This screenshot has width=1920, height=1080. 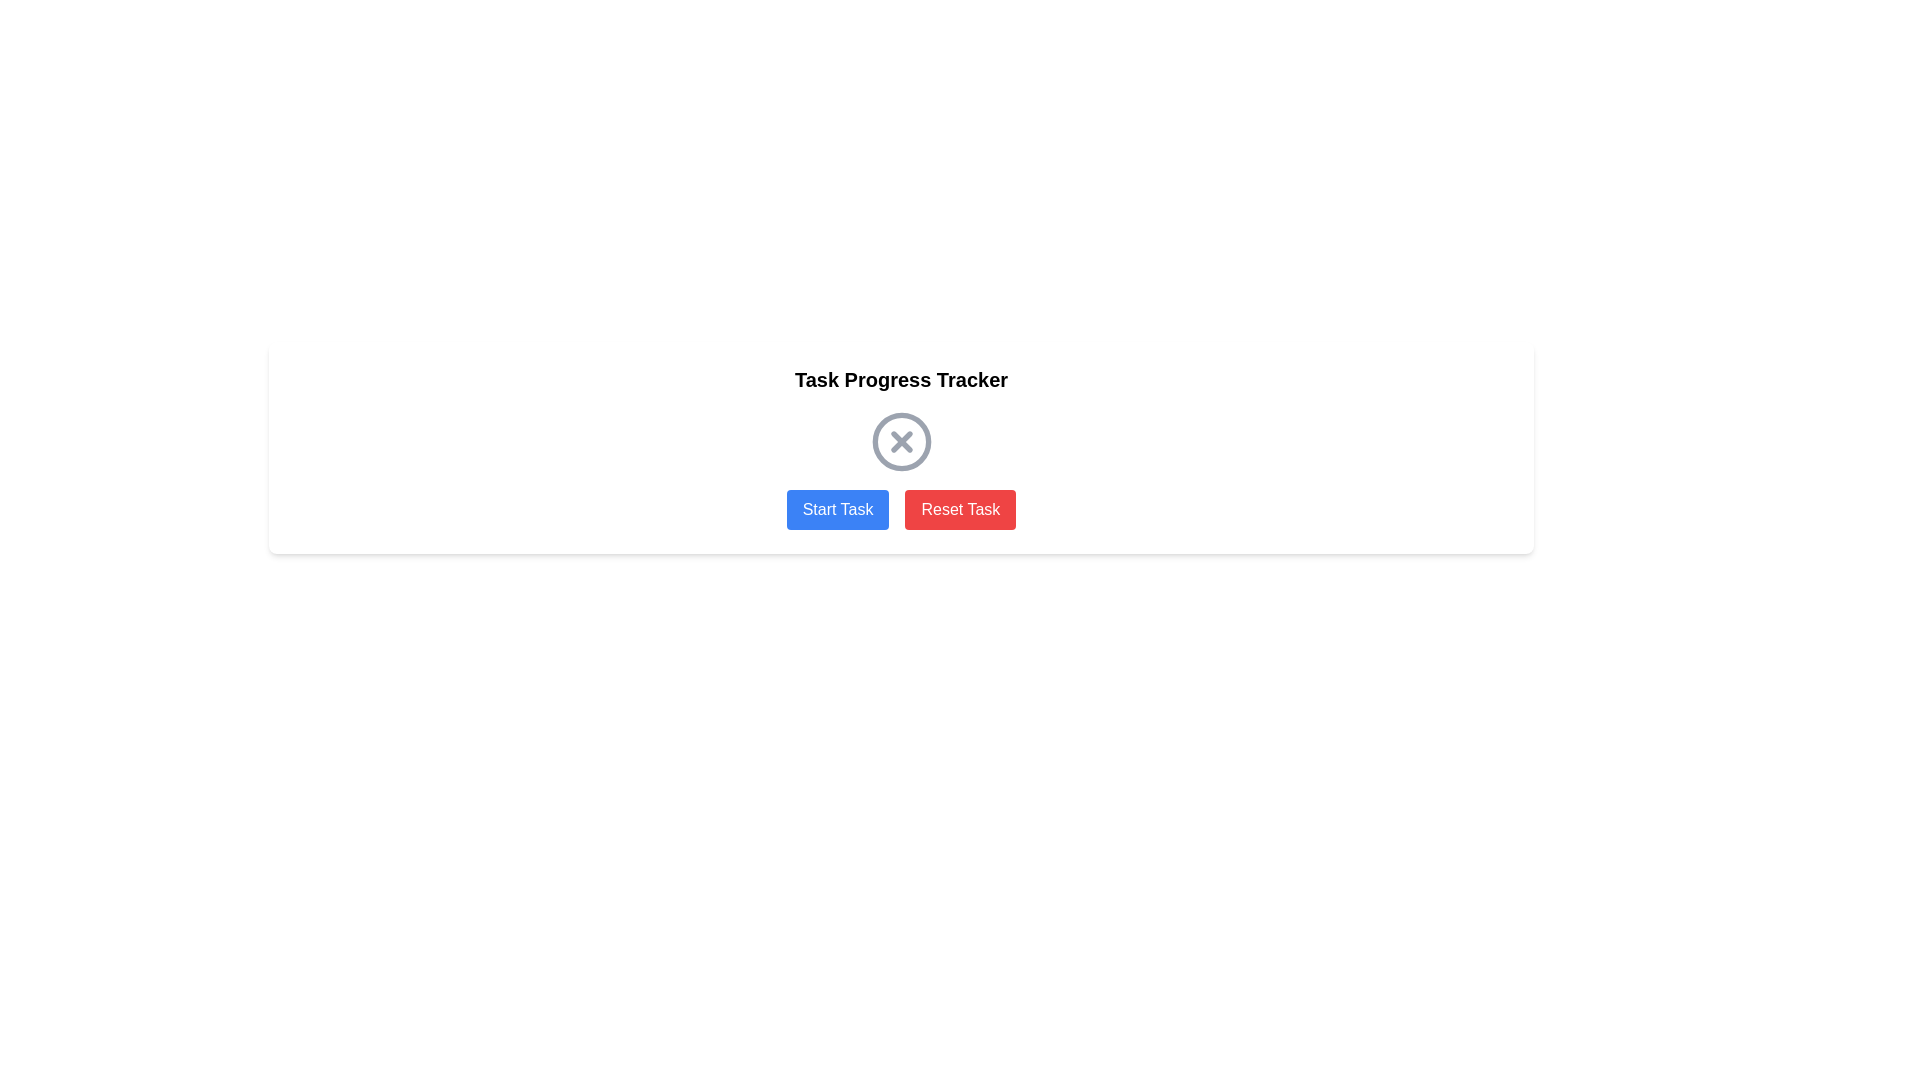 I want to click on the 'Start Task' button, which is a rectangular button with white text on a blue background, positioned to the left of the 'Reset Task' button, so click(x=838, y=508).